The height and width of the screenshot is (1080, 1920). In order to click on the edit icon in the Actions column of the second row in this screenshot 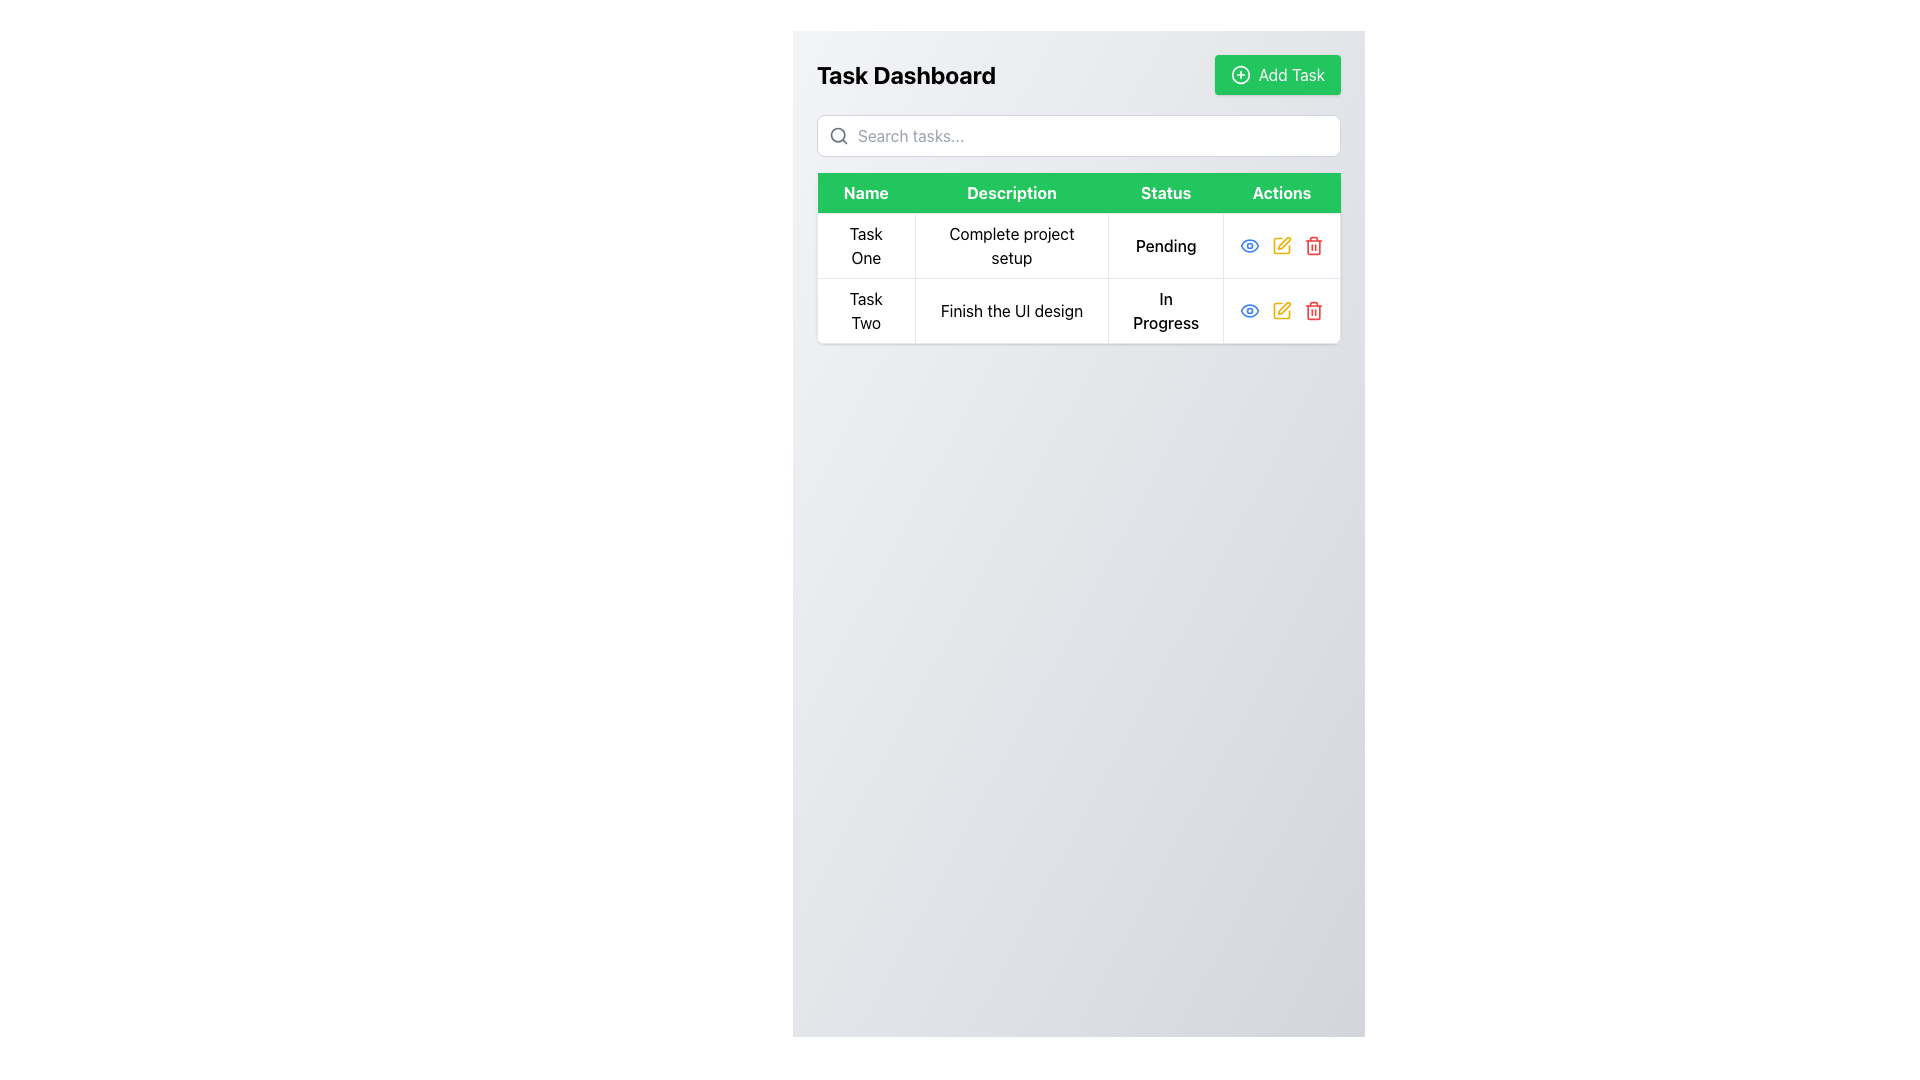, I will do `click(1281, 311)`.